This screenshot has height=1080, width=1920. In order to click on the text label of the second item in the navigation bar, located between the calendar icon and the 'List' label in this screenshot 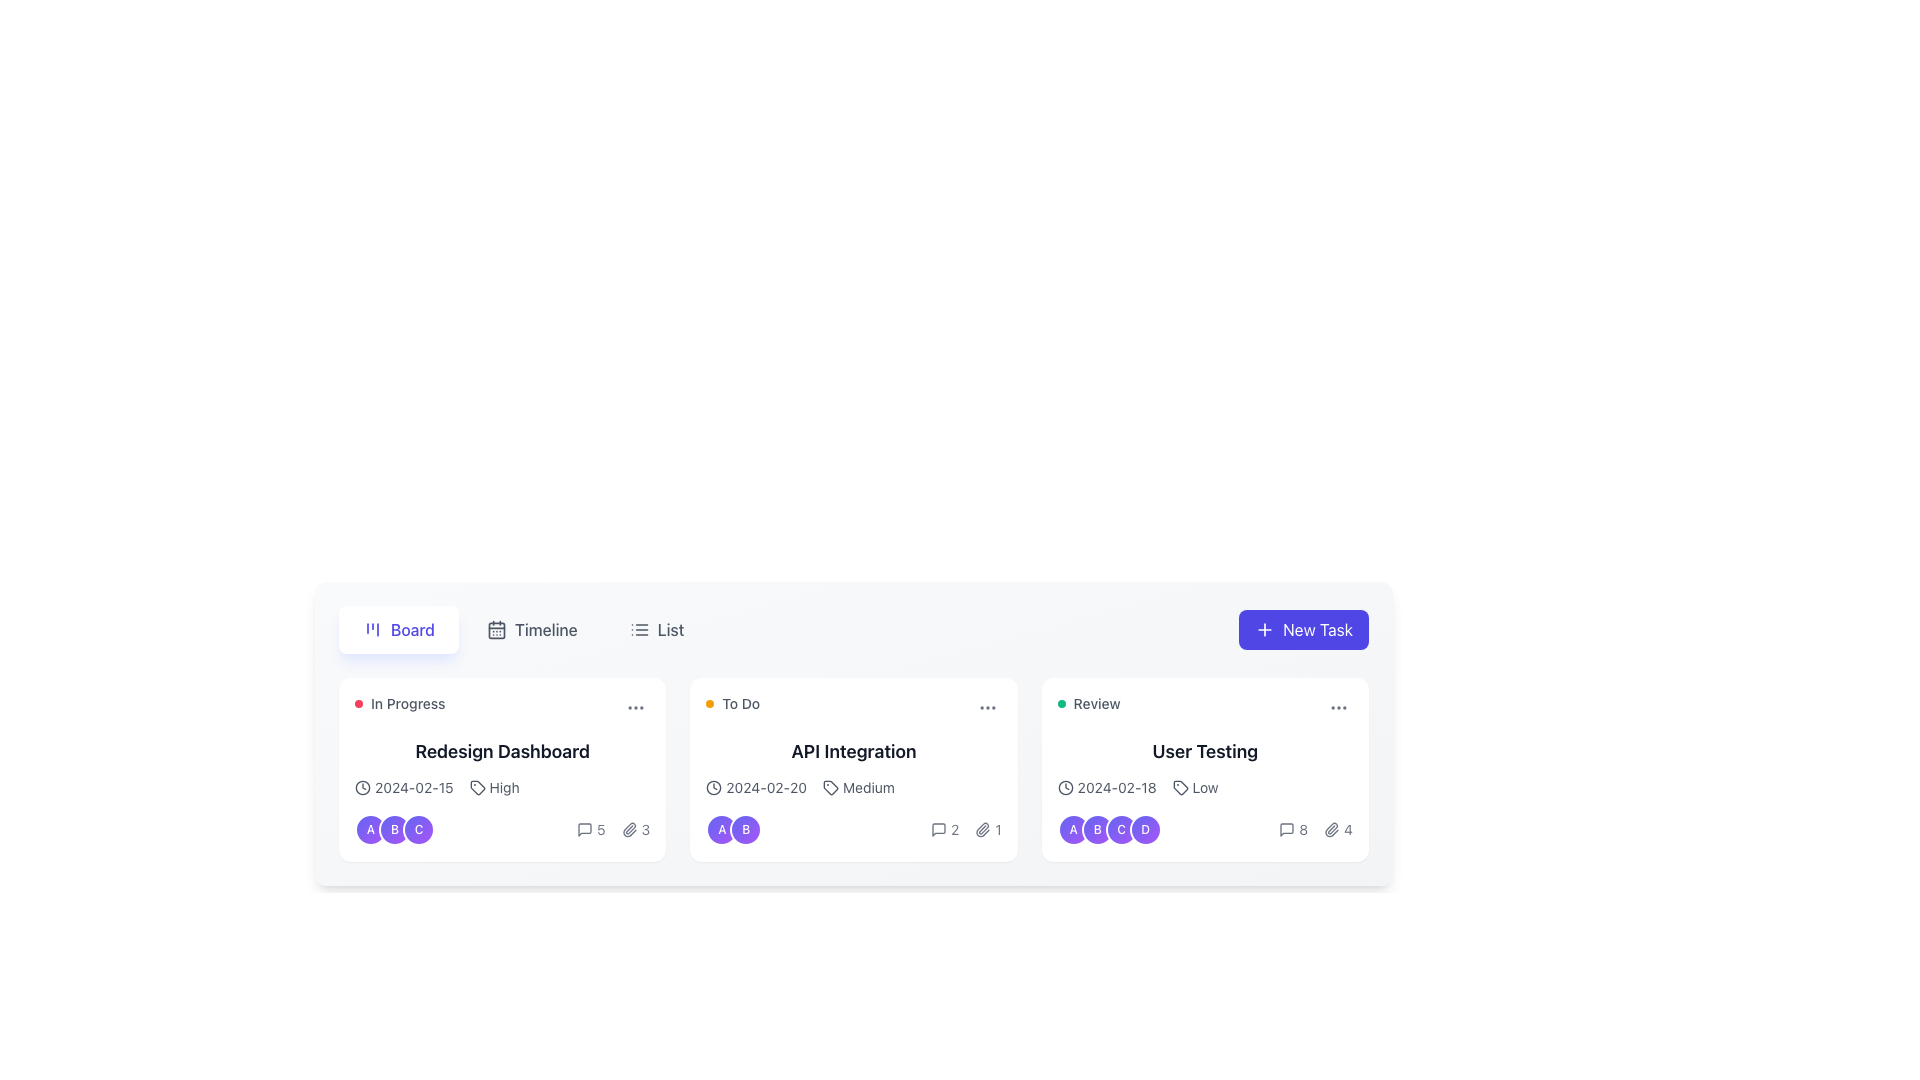, I will do `click(546, 628)`.